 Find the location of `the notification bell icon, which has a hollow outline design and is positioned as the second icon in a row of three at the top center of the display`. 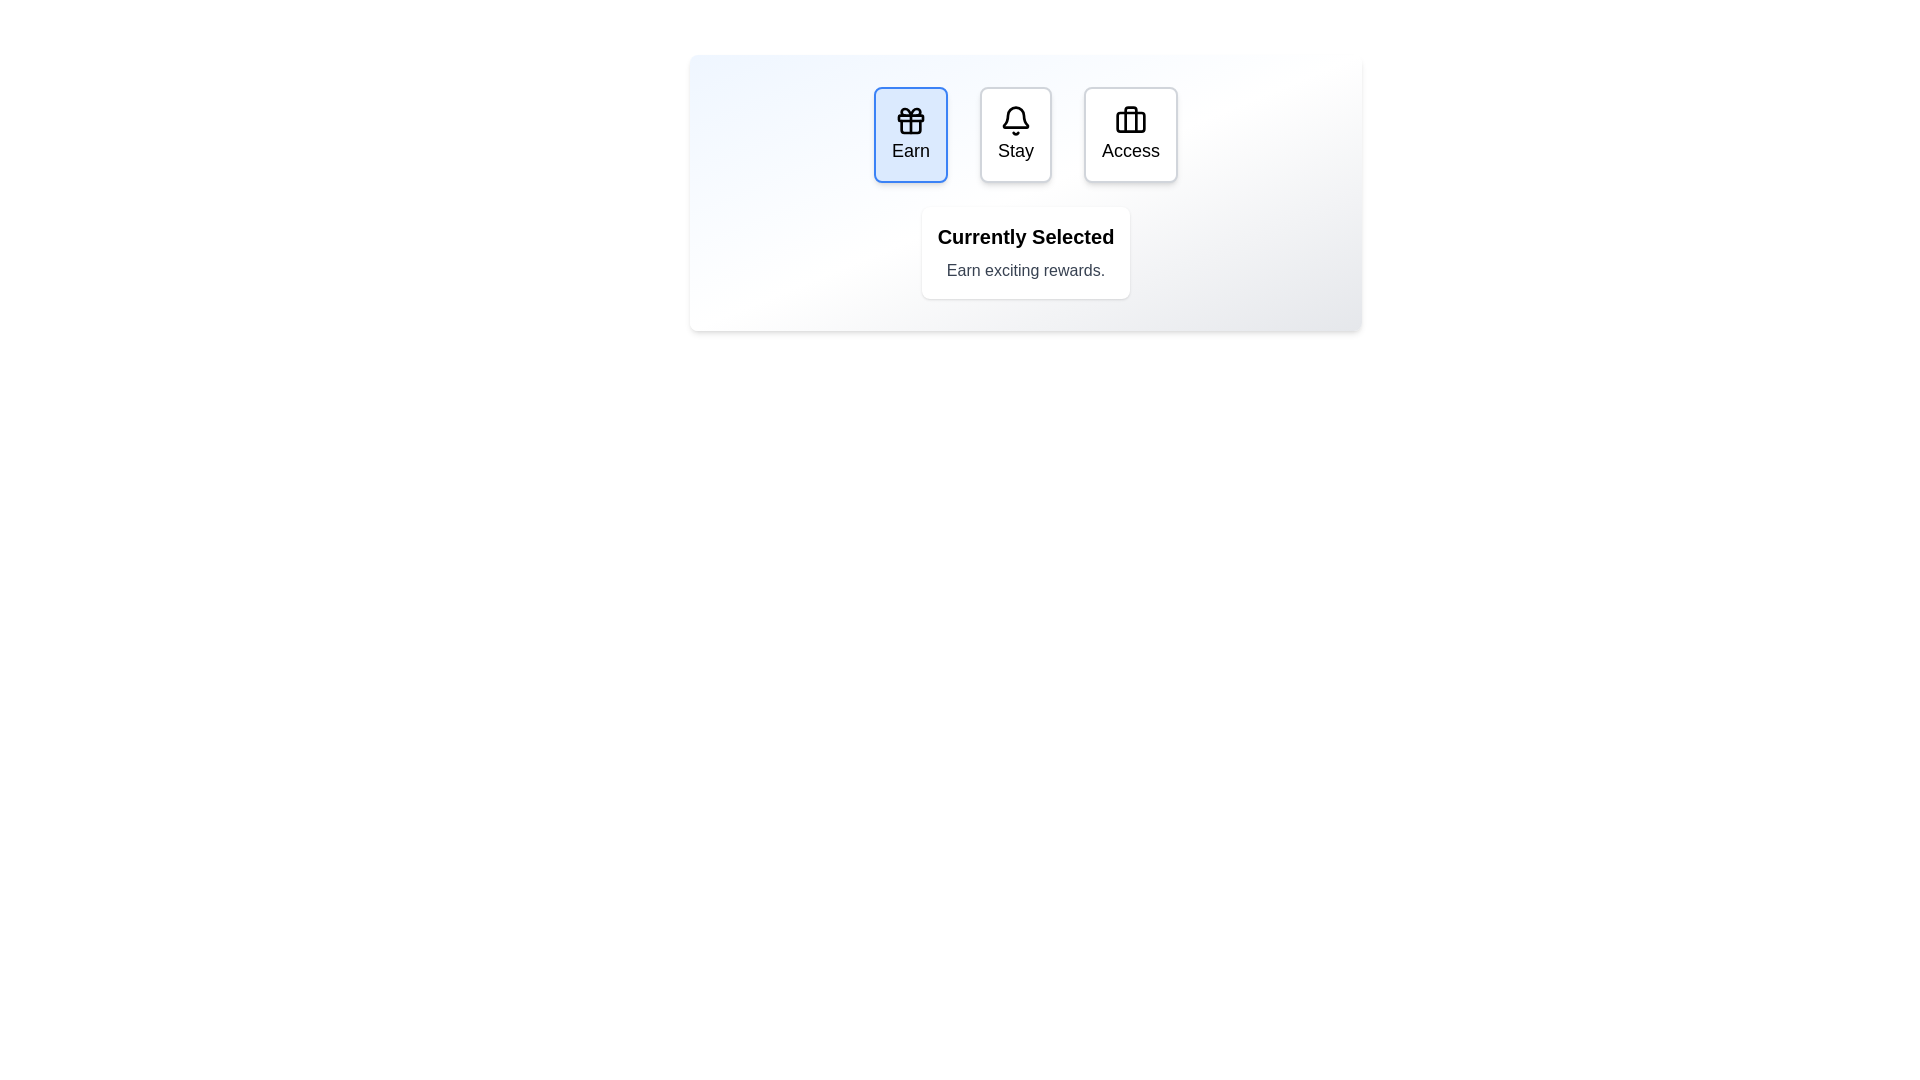

the notification bell icon, which has a hollow outline design and is positioned as the second icon in a row of three at the top center of the display is located at coordinates (1016, 117).